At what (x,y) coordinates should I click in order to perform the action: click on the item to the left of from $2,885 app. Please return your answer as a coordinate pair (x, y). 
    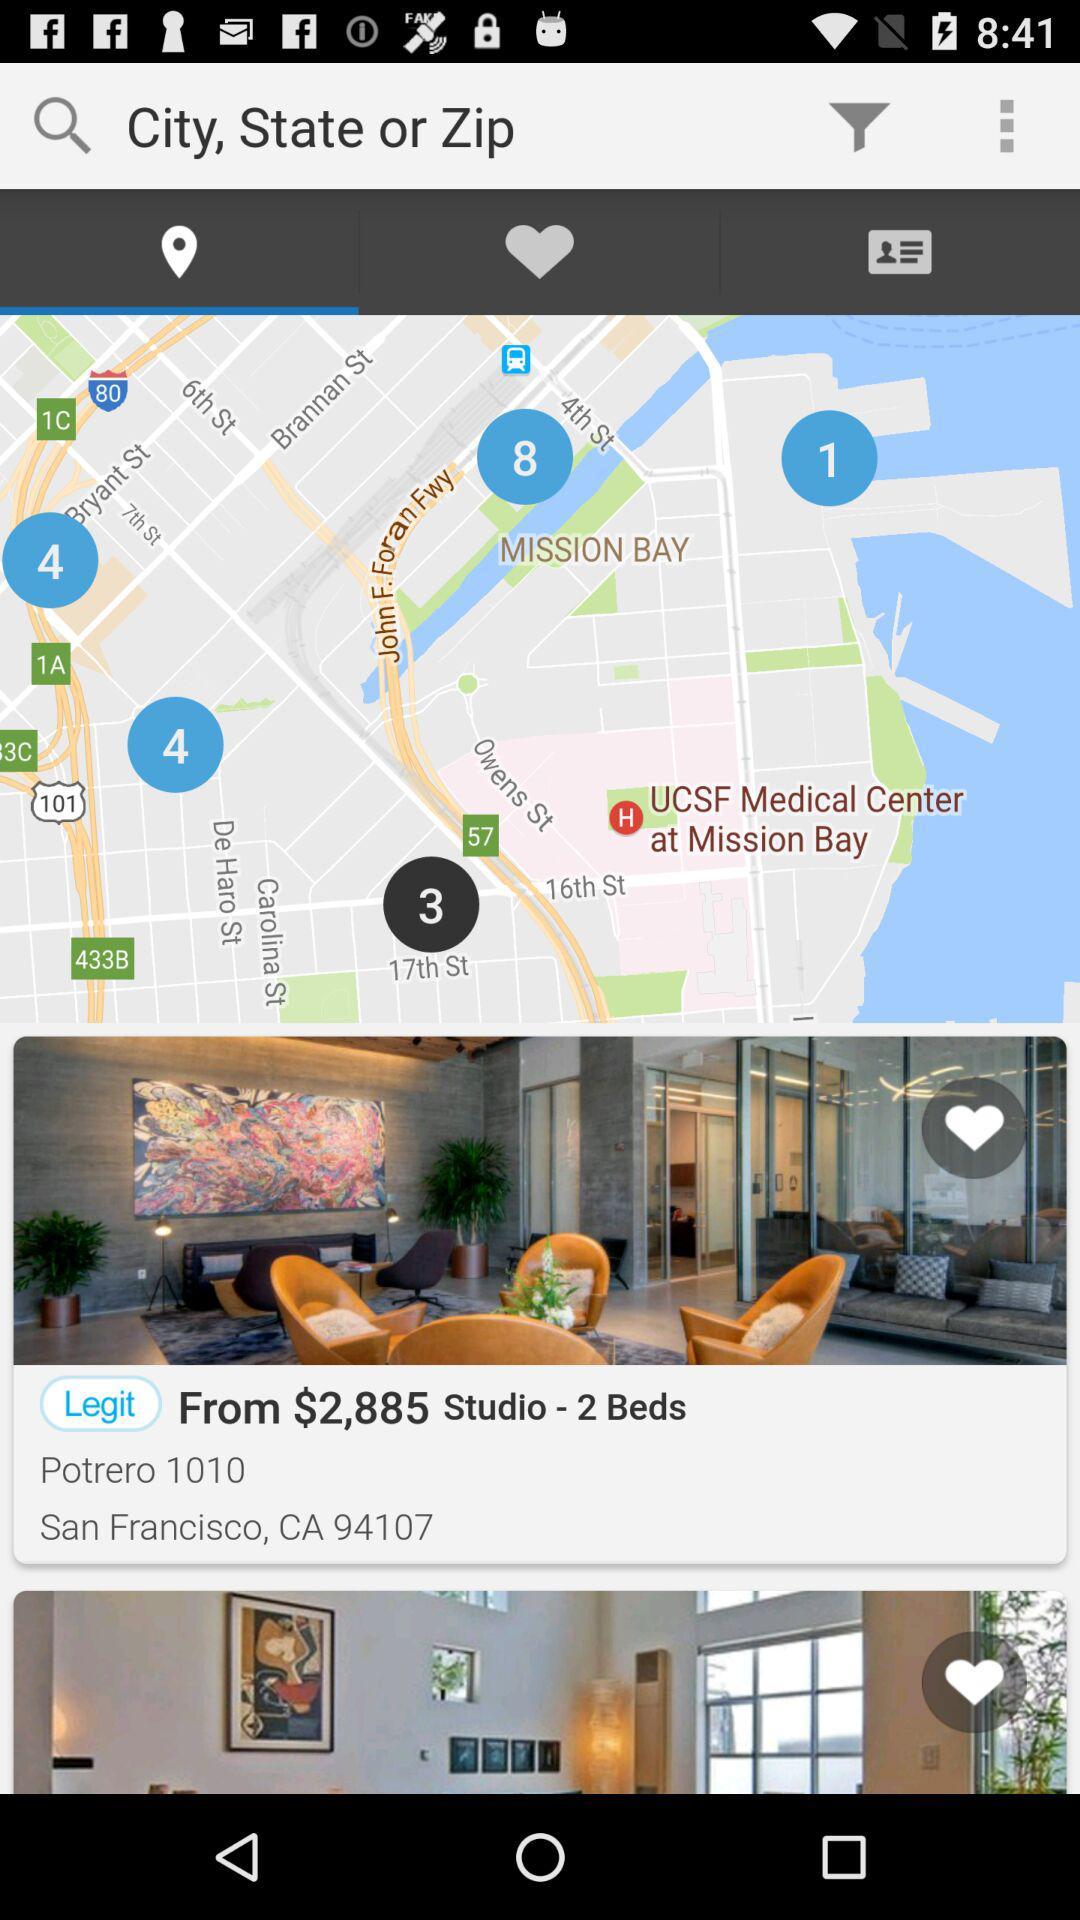
    Looking at the image, I should click on (100, 1402).